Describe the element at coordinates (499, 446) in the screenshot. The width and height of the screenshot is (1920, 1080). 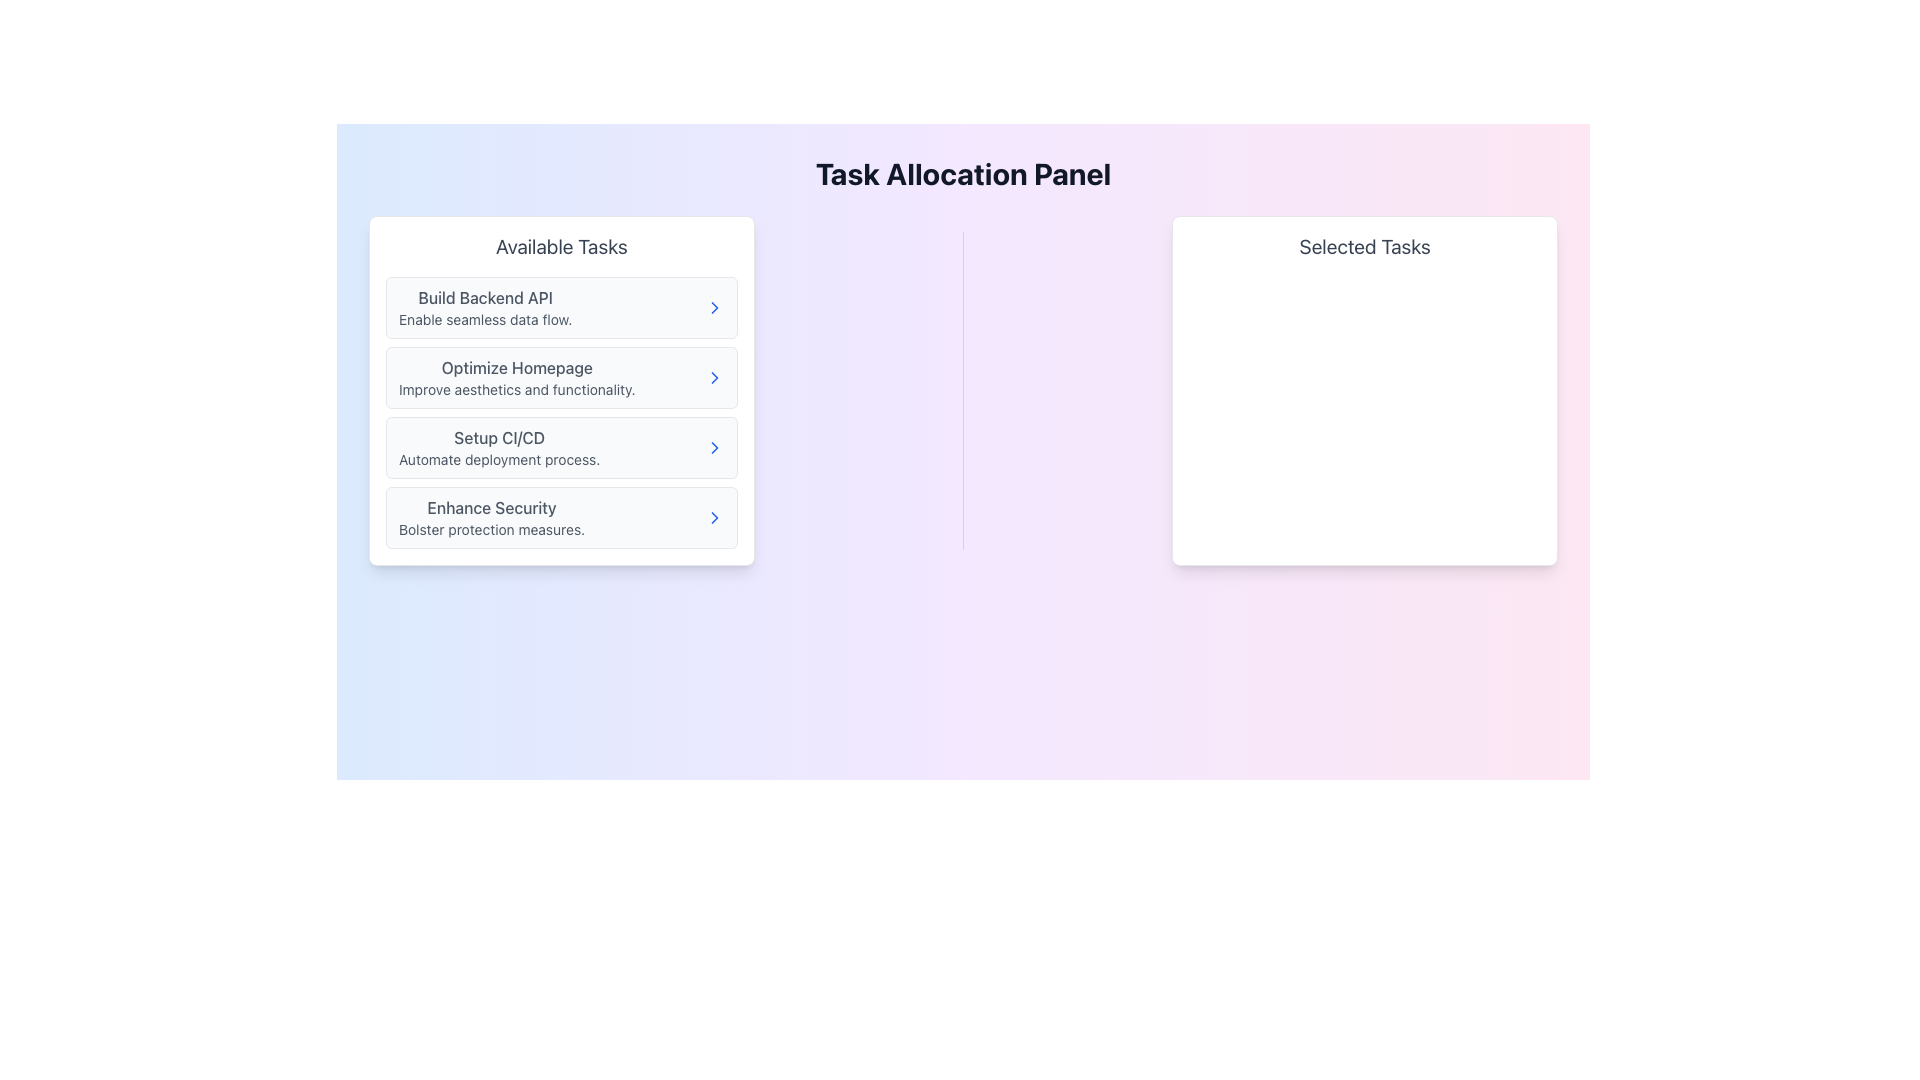
I see `the 'Setup CI/CD' text element in the 'Available Tasks' section` at that location.